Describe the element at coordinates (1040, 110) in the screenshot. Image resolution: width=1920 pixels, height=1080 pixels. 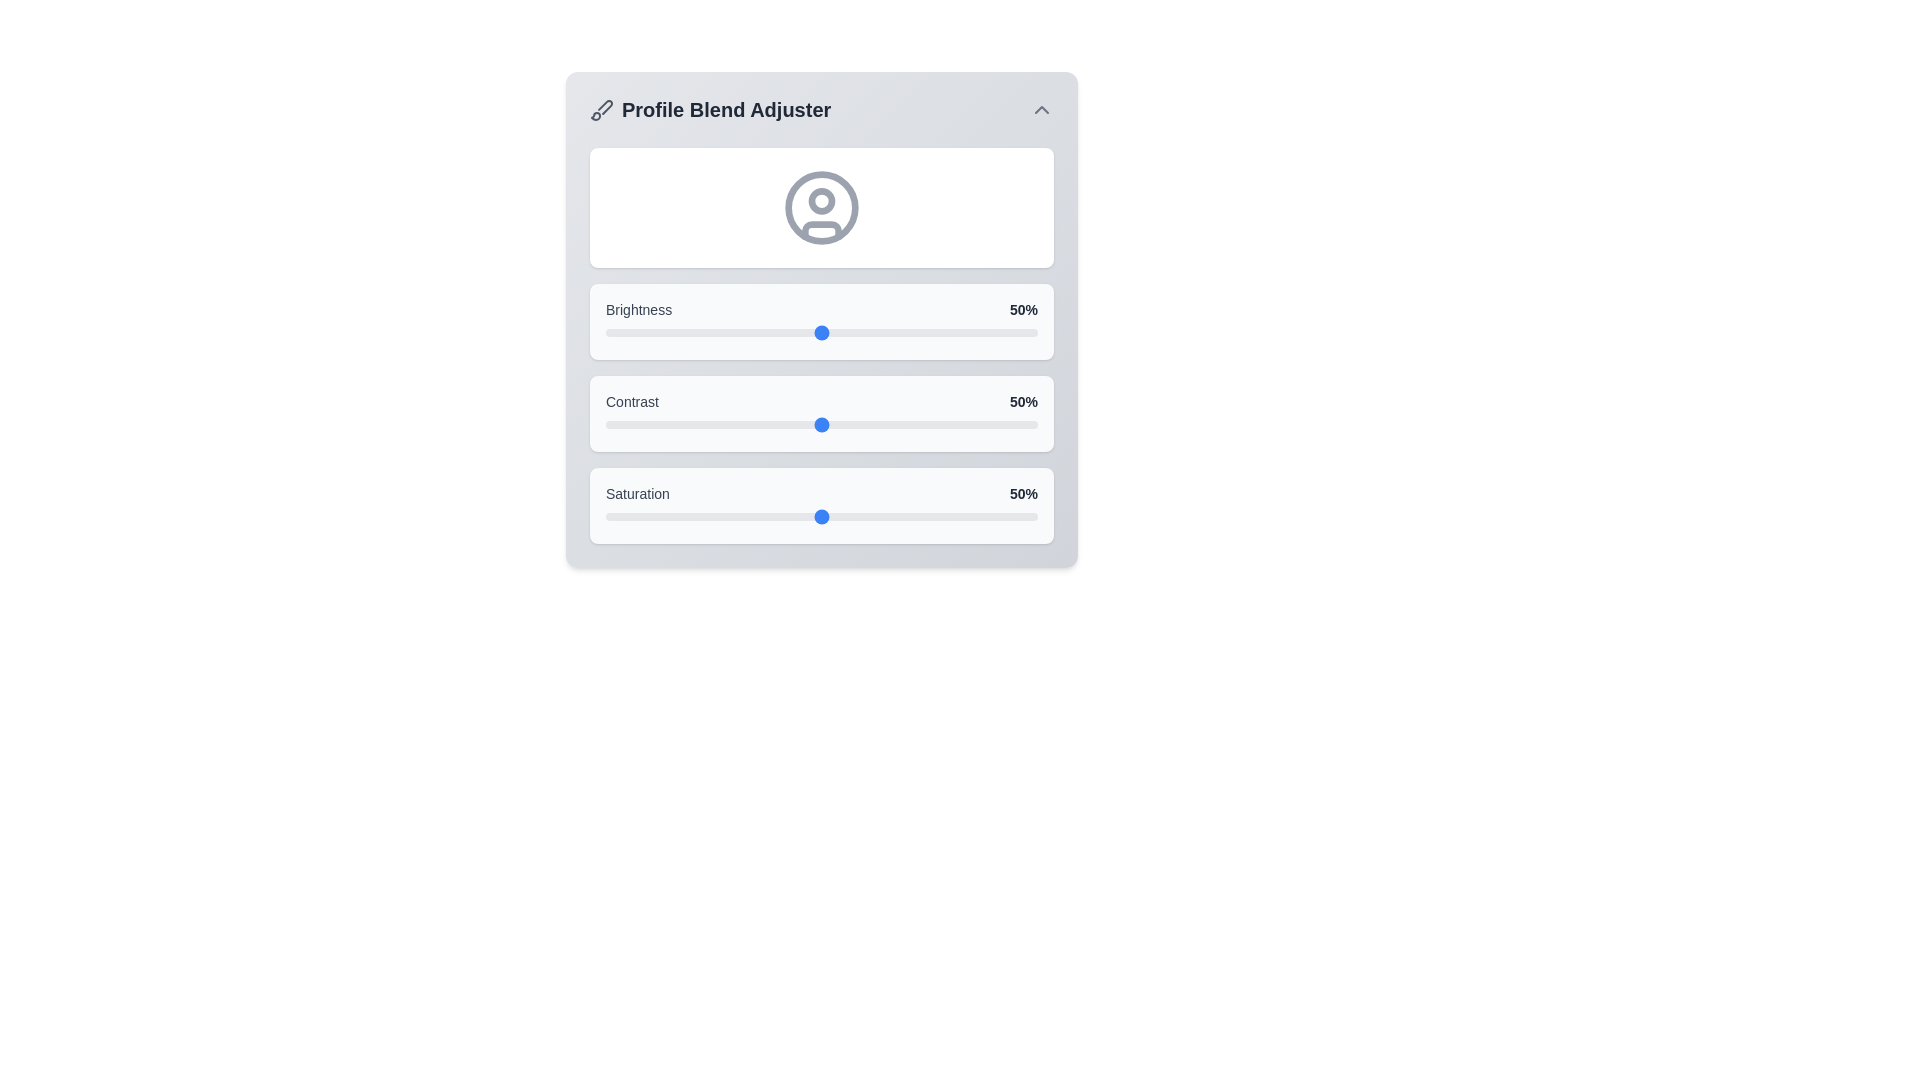
I see `the collapse/expand button located at the top-right corner of the 'Profile Blend Adjuster' interface` at that location.